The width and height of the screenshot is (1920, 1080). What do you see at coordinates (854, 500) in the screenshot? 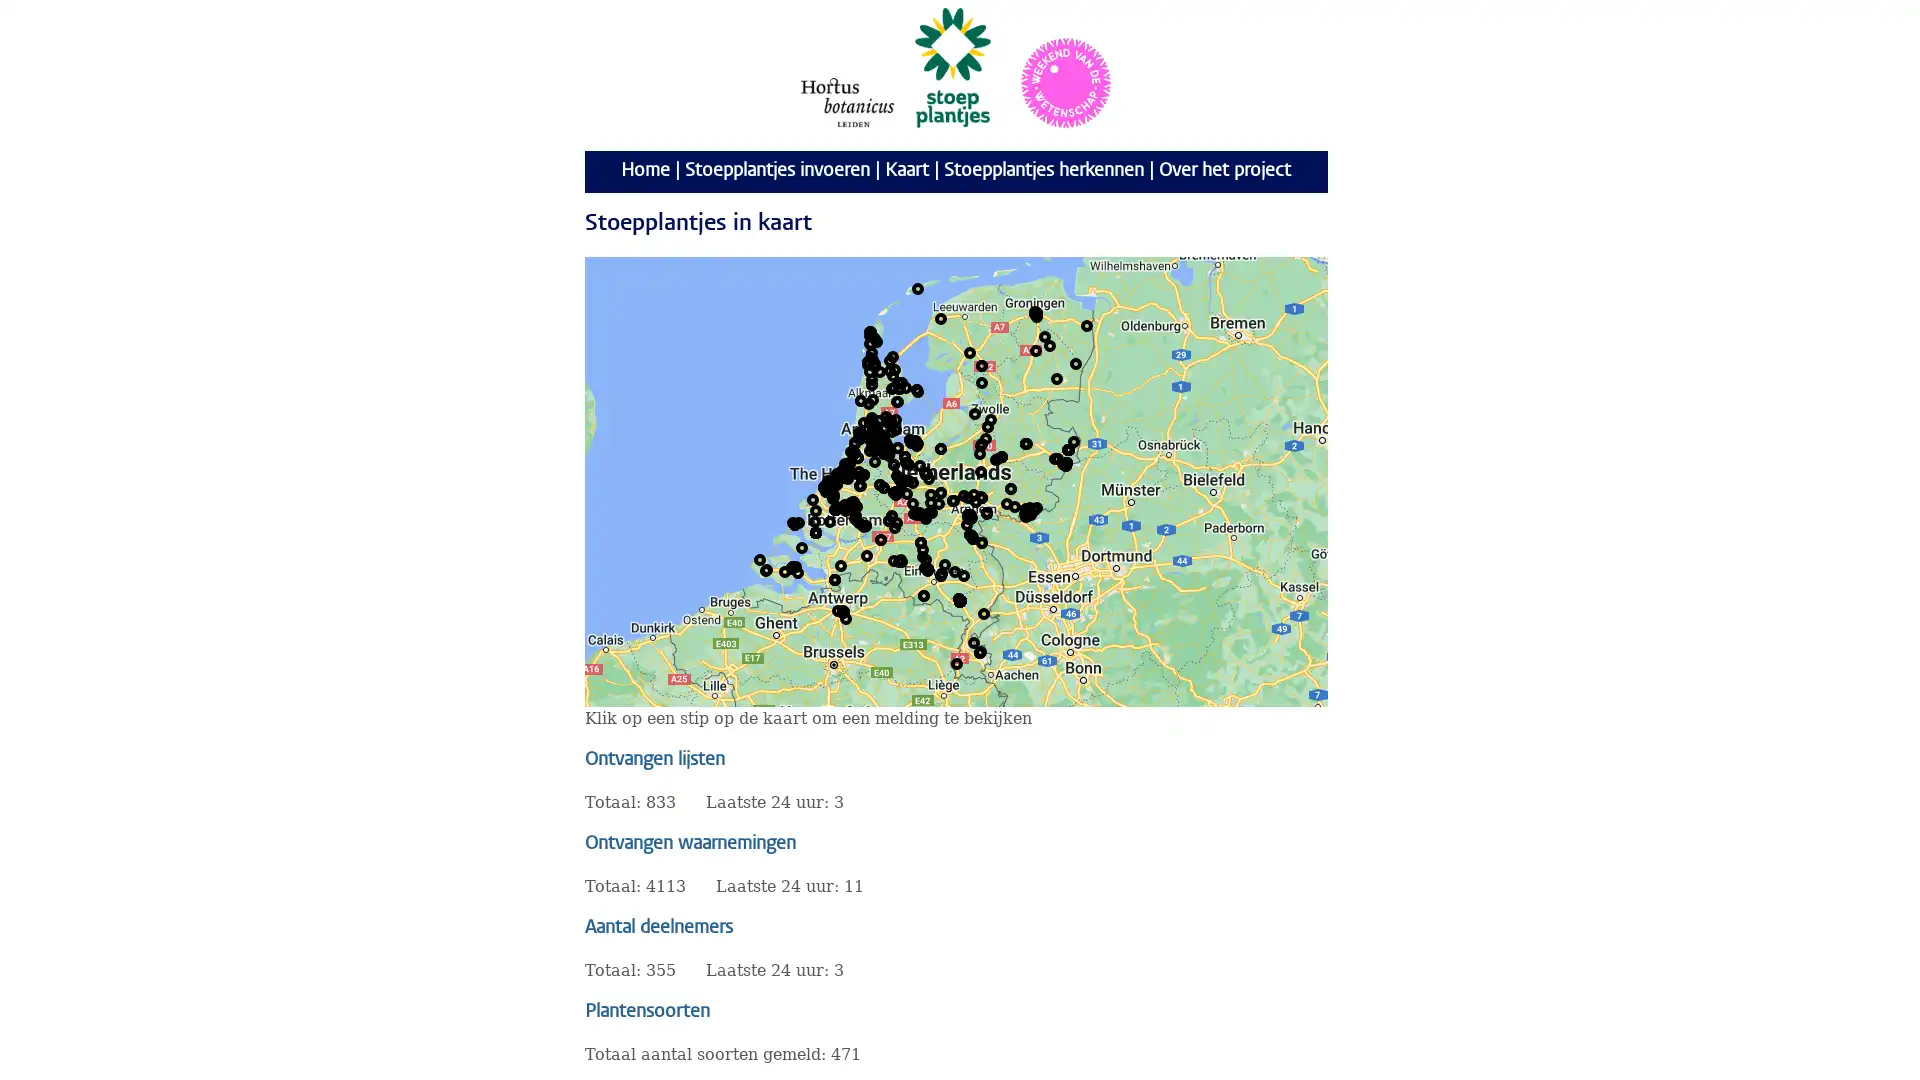
I see `Telling van Josien Hofs op 11 februari 2022` at bounding box center [854, 500].